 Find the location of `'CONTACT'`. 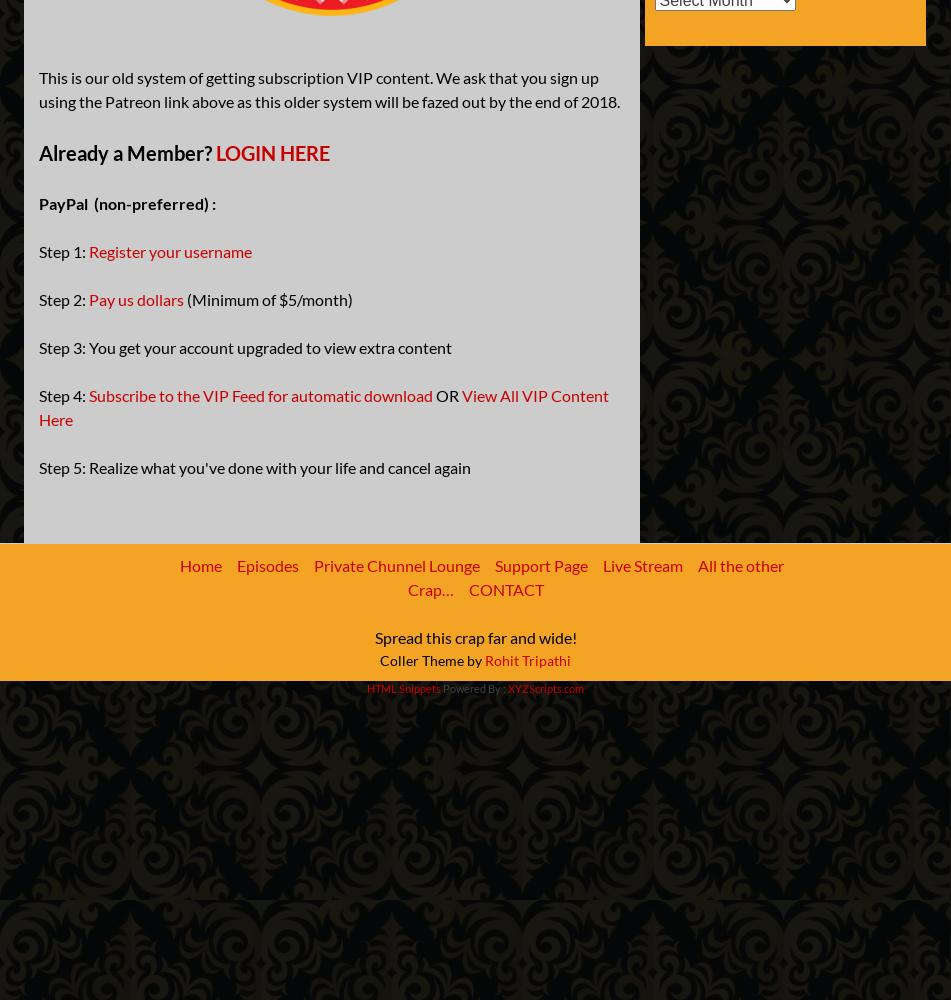

'CONTACT' is located at coordinates (505, 588).